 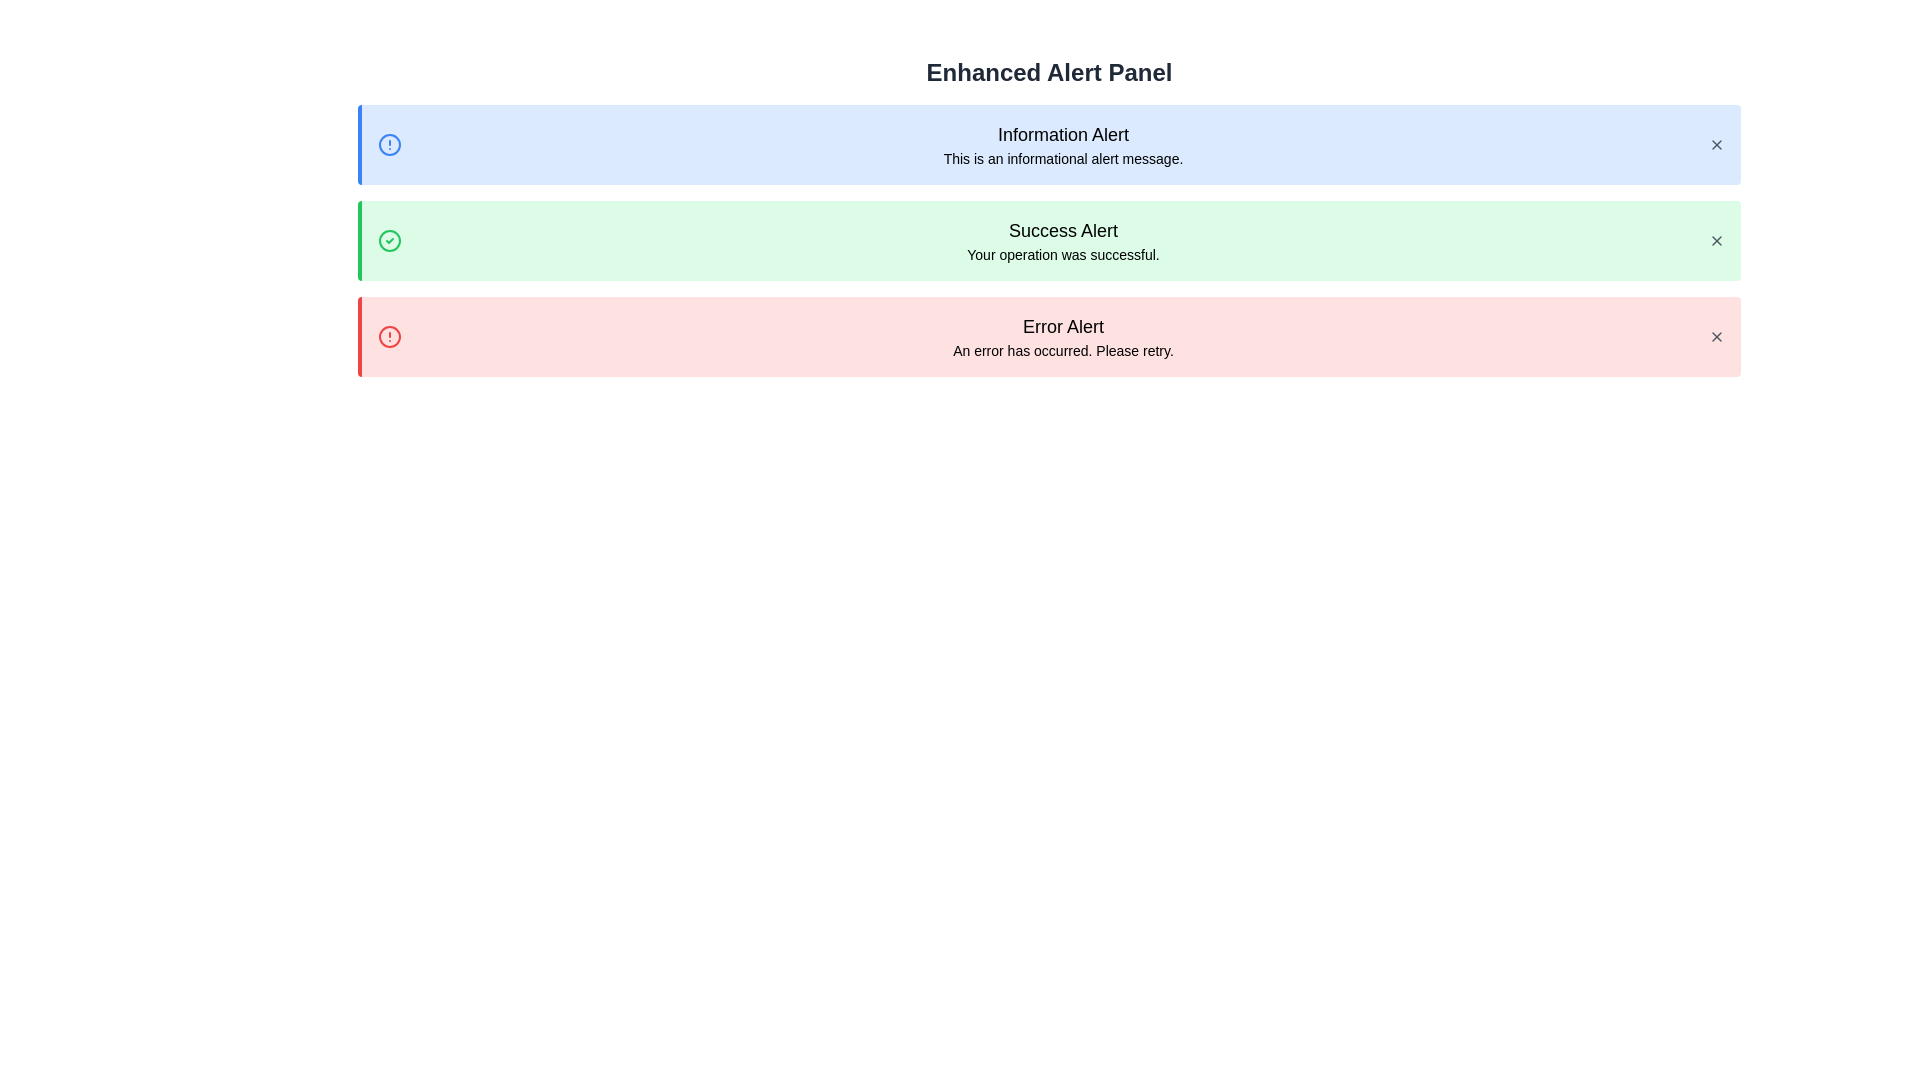 What do you see at coordinates (1048, 135) in the screenshot?
I see `the text of Information Alert` at bounding box center [1048, 135].